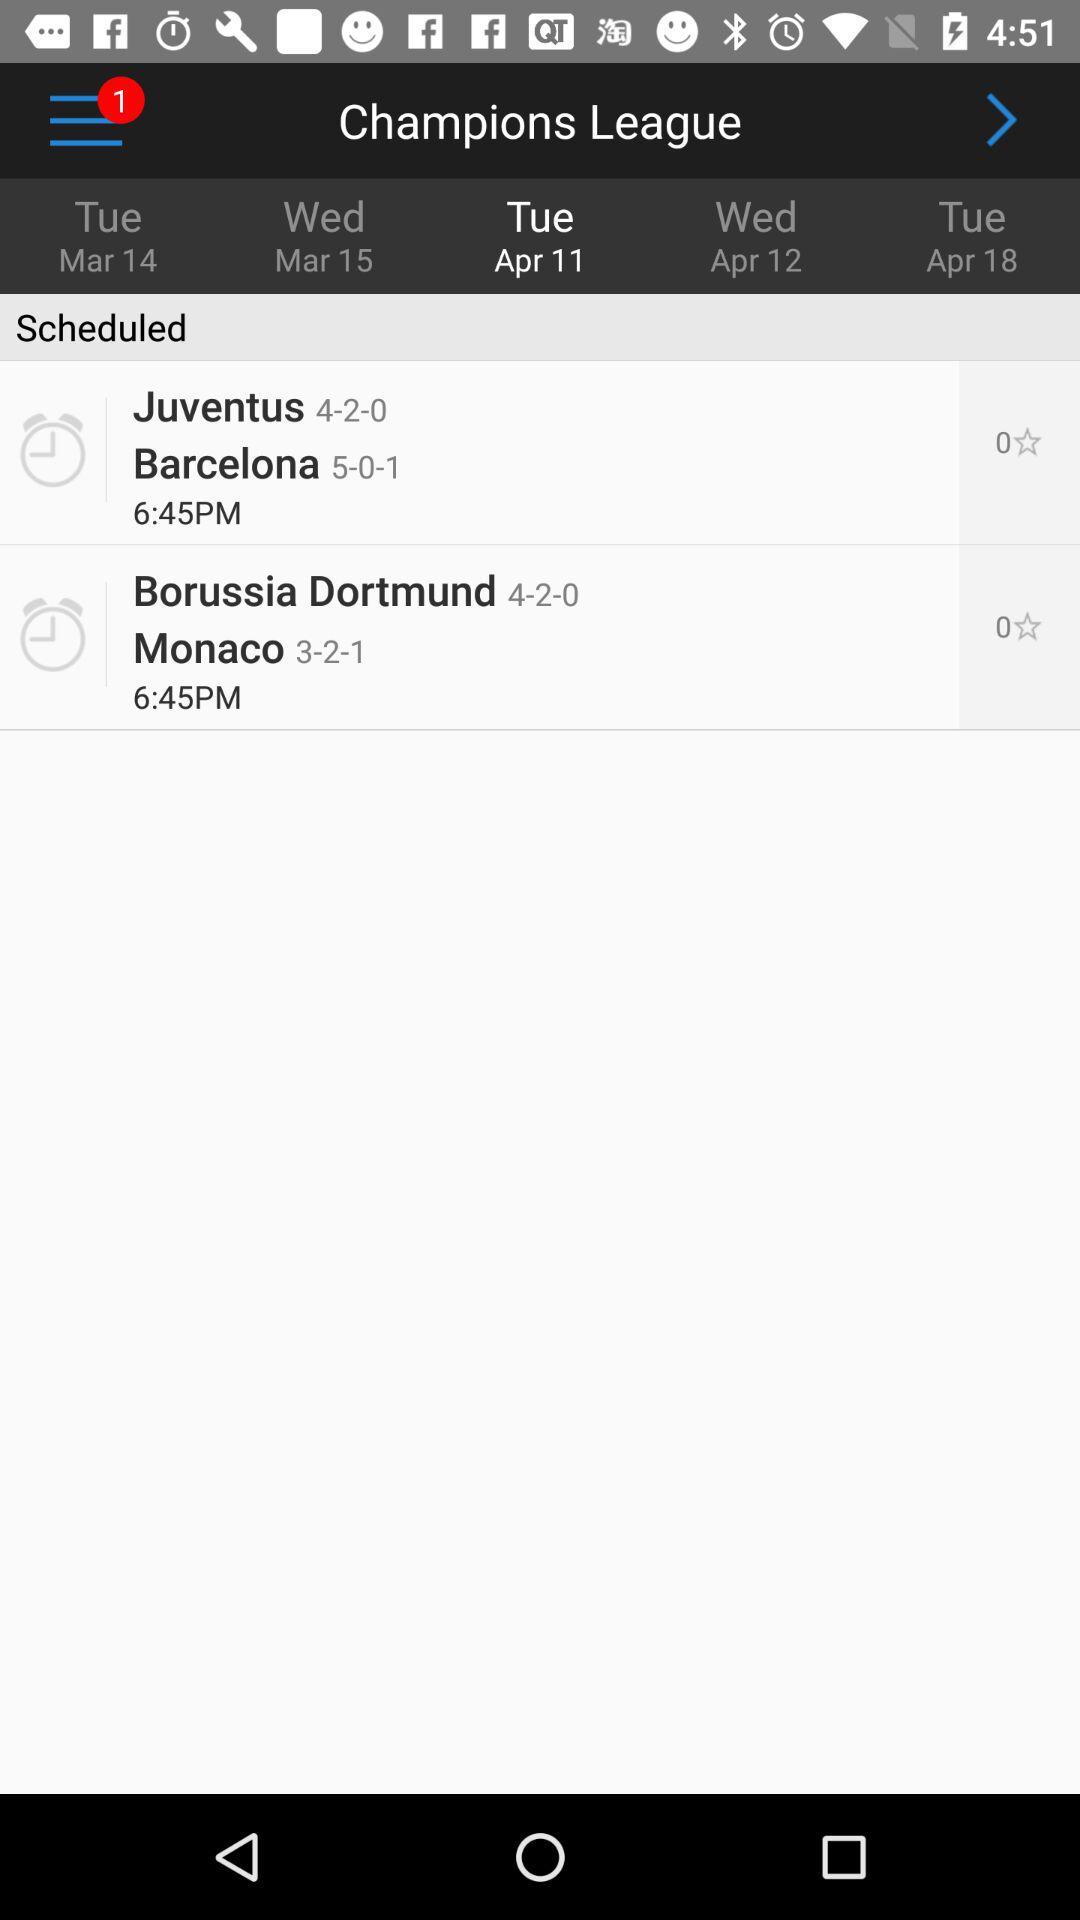 The height and width of the screenshot is (1920, 1080). Describe the element at coordinates (323, 233) in the screenshot. I see `icon next to the tue` at that location.